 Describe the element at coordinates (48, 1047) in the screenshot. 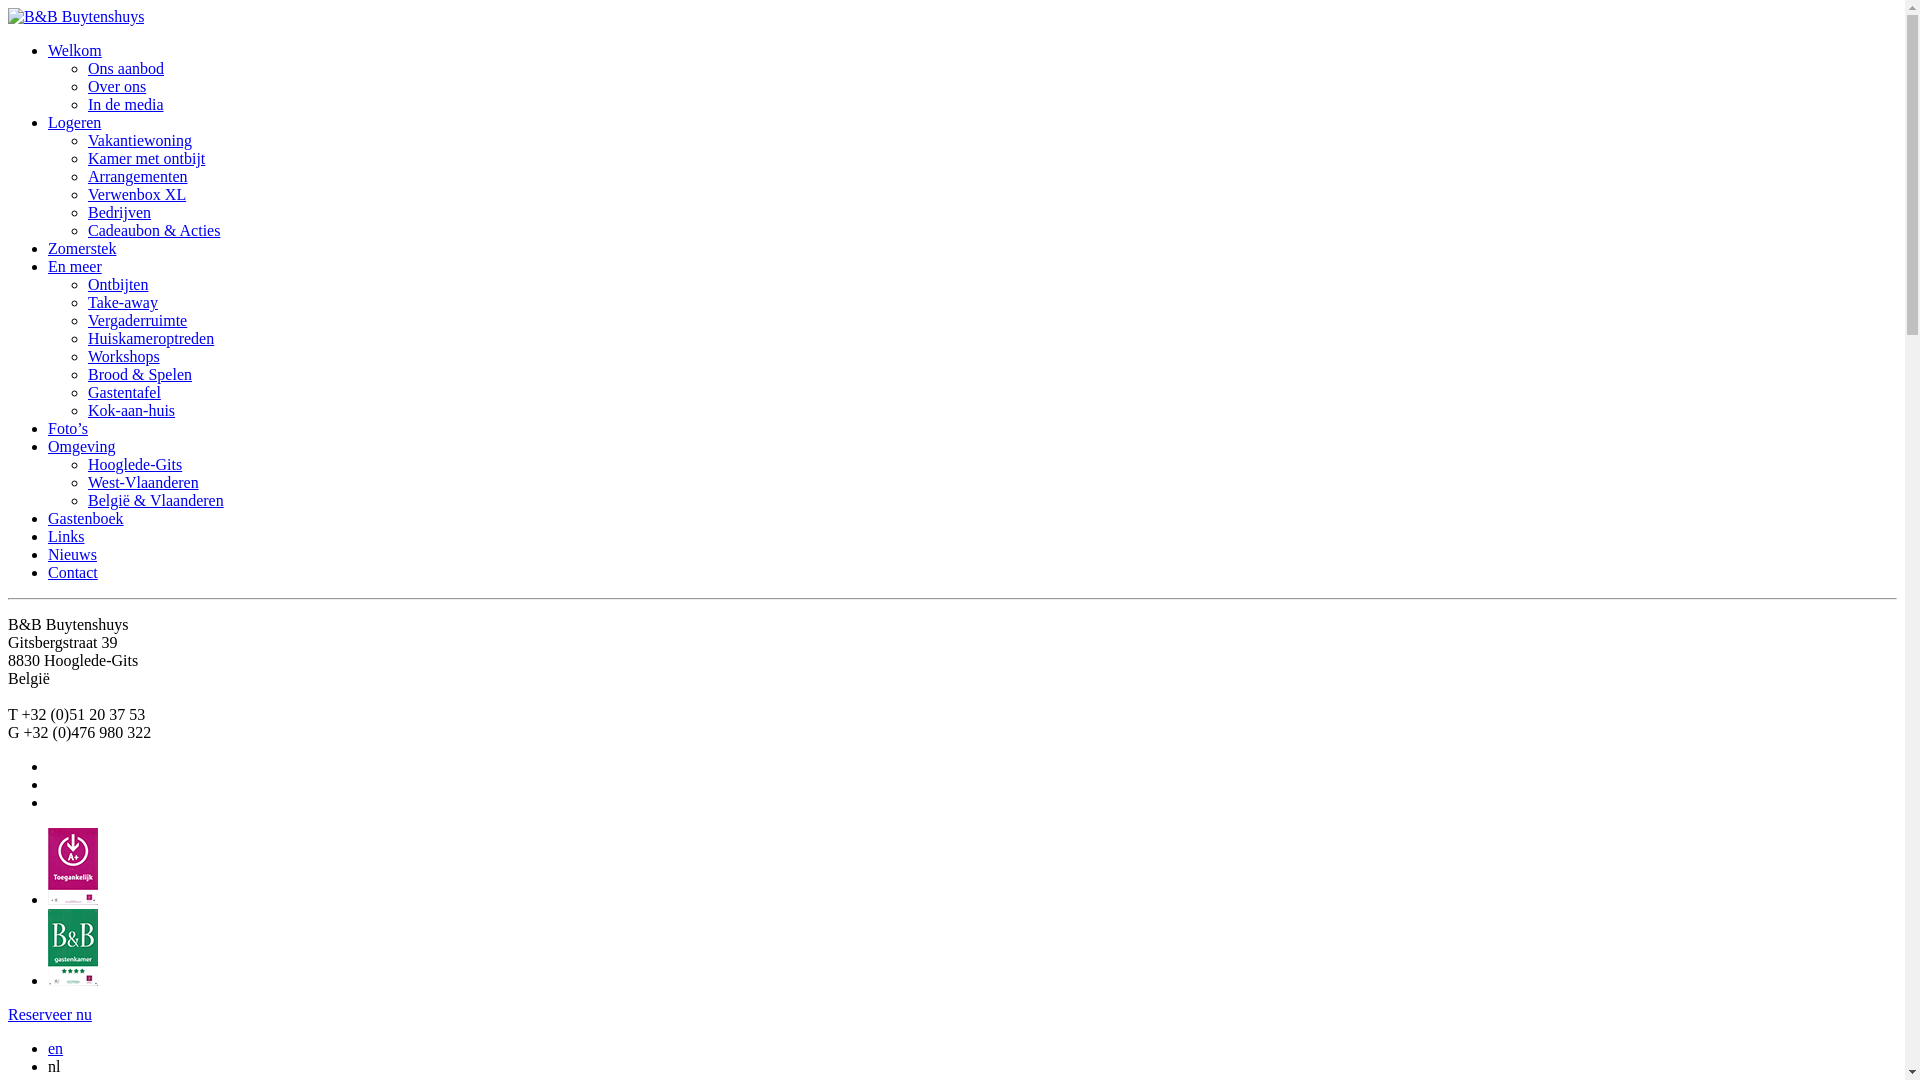

I see `'en'` at that location.